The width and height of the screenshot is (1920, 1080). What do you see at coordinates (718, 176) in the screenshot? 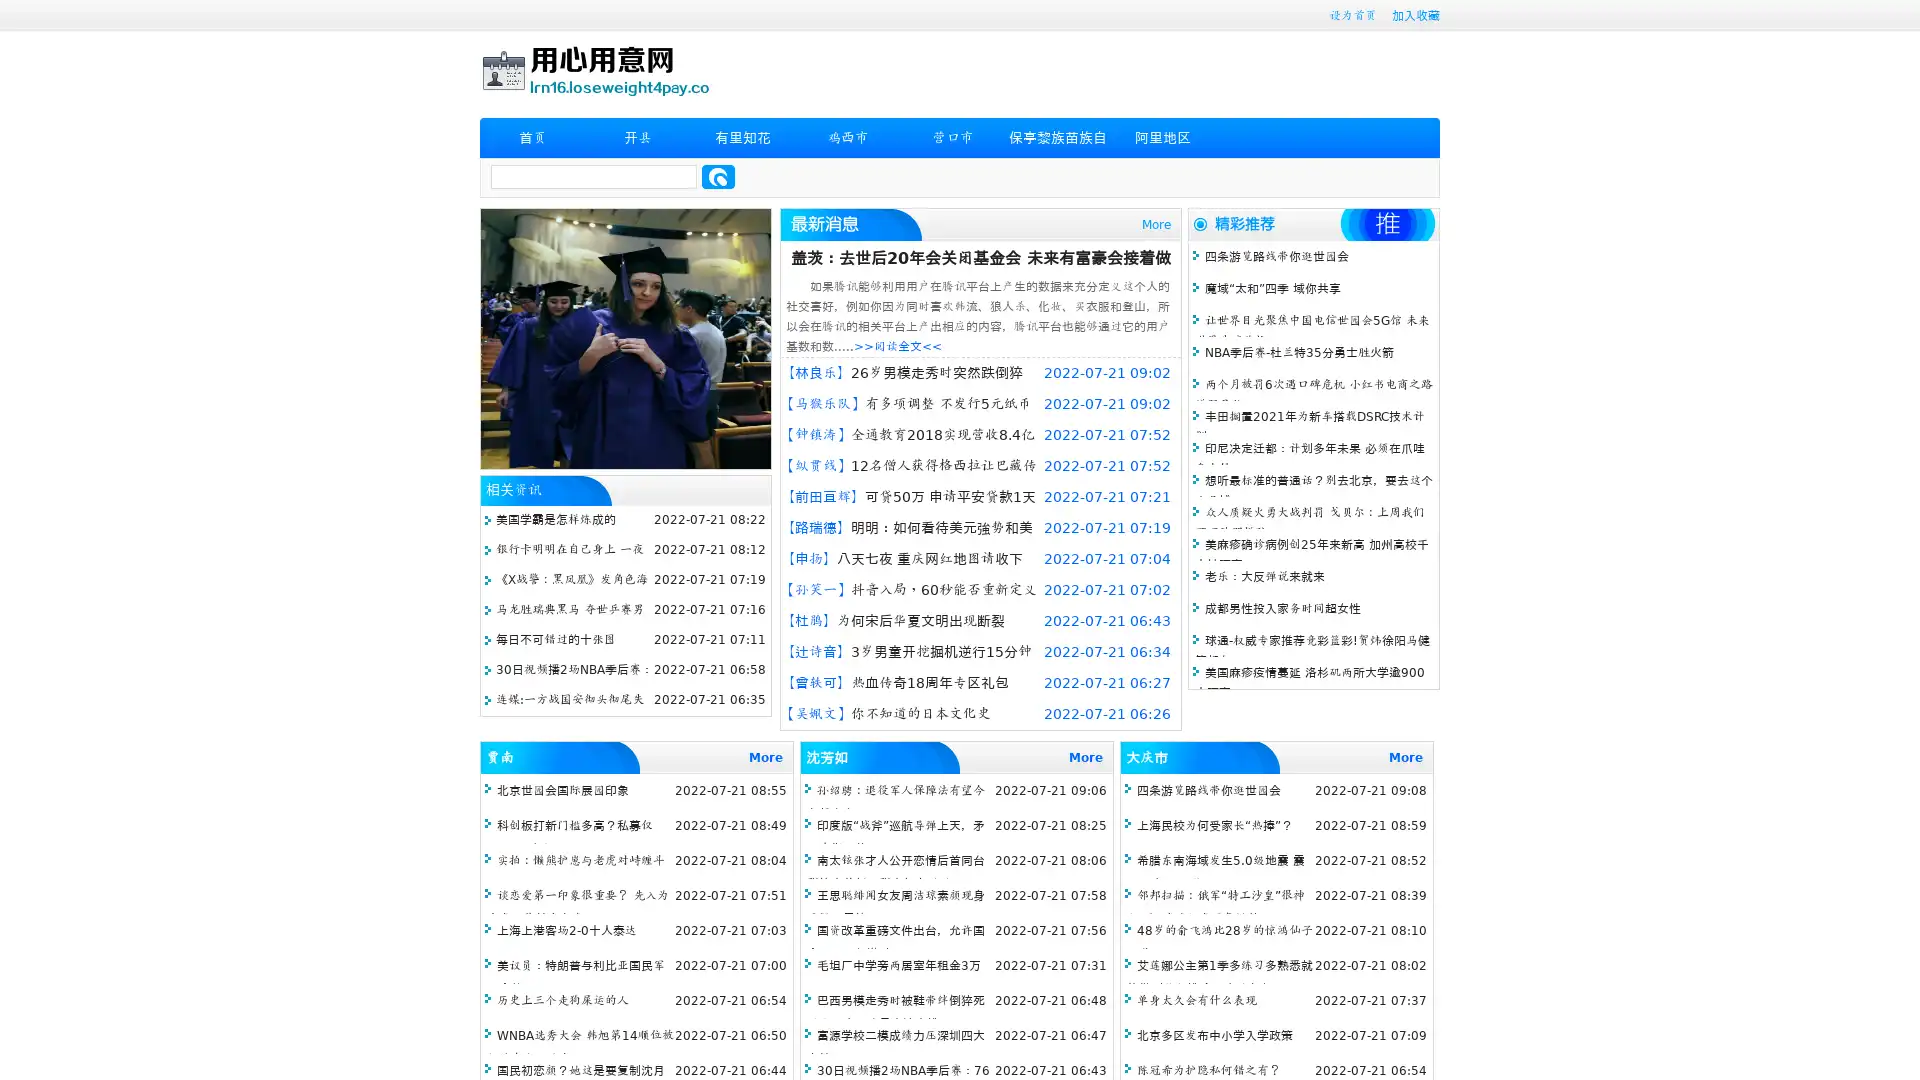
I see `Search` at bounding box center [718, 176].